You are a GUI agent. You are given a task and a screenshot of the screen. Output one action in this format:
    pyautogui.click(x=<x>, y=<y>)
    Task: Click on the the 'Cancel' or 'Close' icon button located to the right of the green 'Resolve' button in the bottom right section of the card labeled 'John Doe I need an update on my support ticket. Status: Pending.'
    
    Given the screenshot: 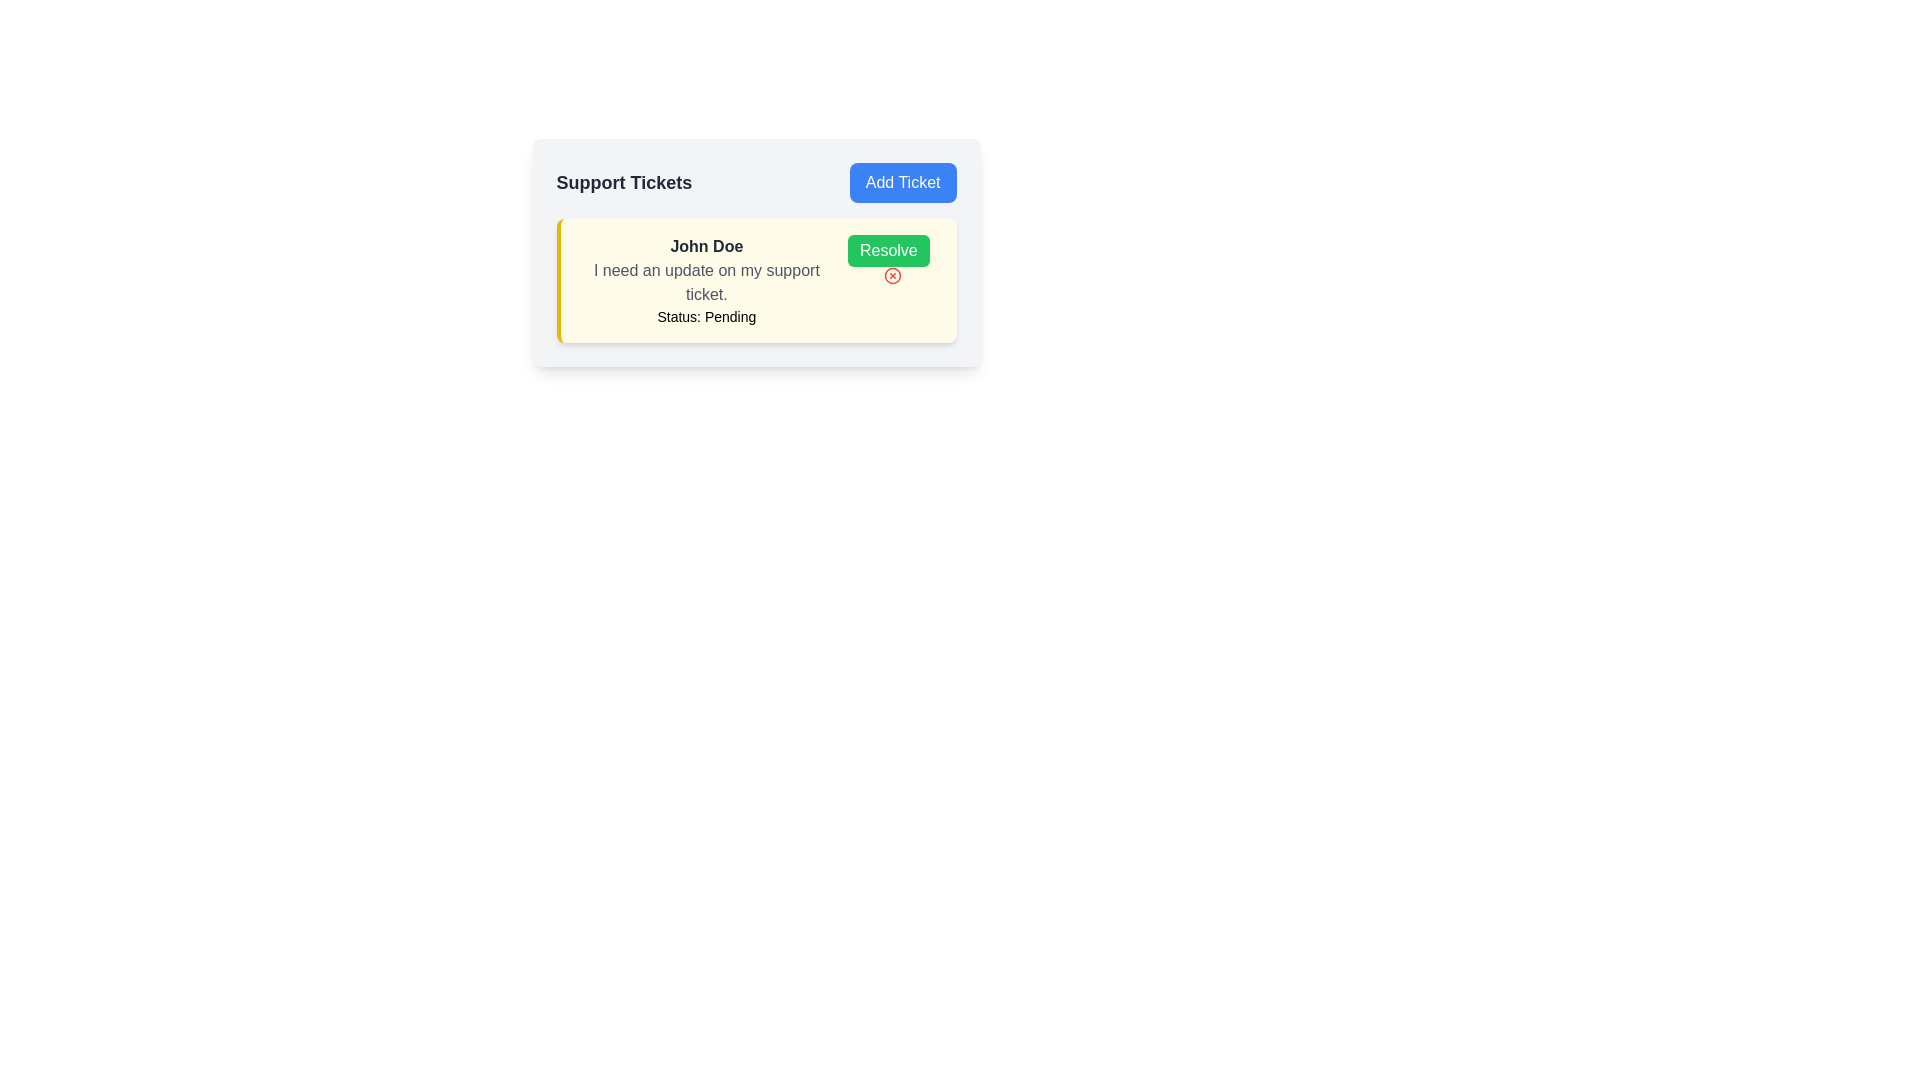 What is the action you would take?
    pyautogui.click(x=891, y=276)
    